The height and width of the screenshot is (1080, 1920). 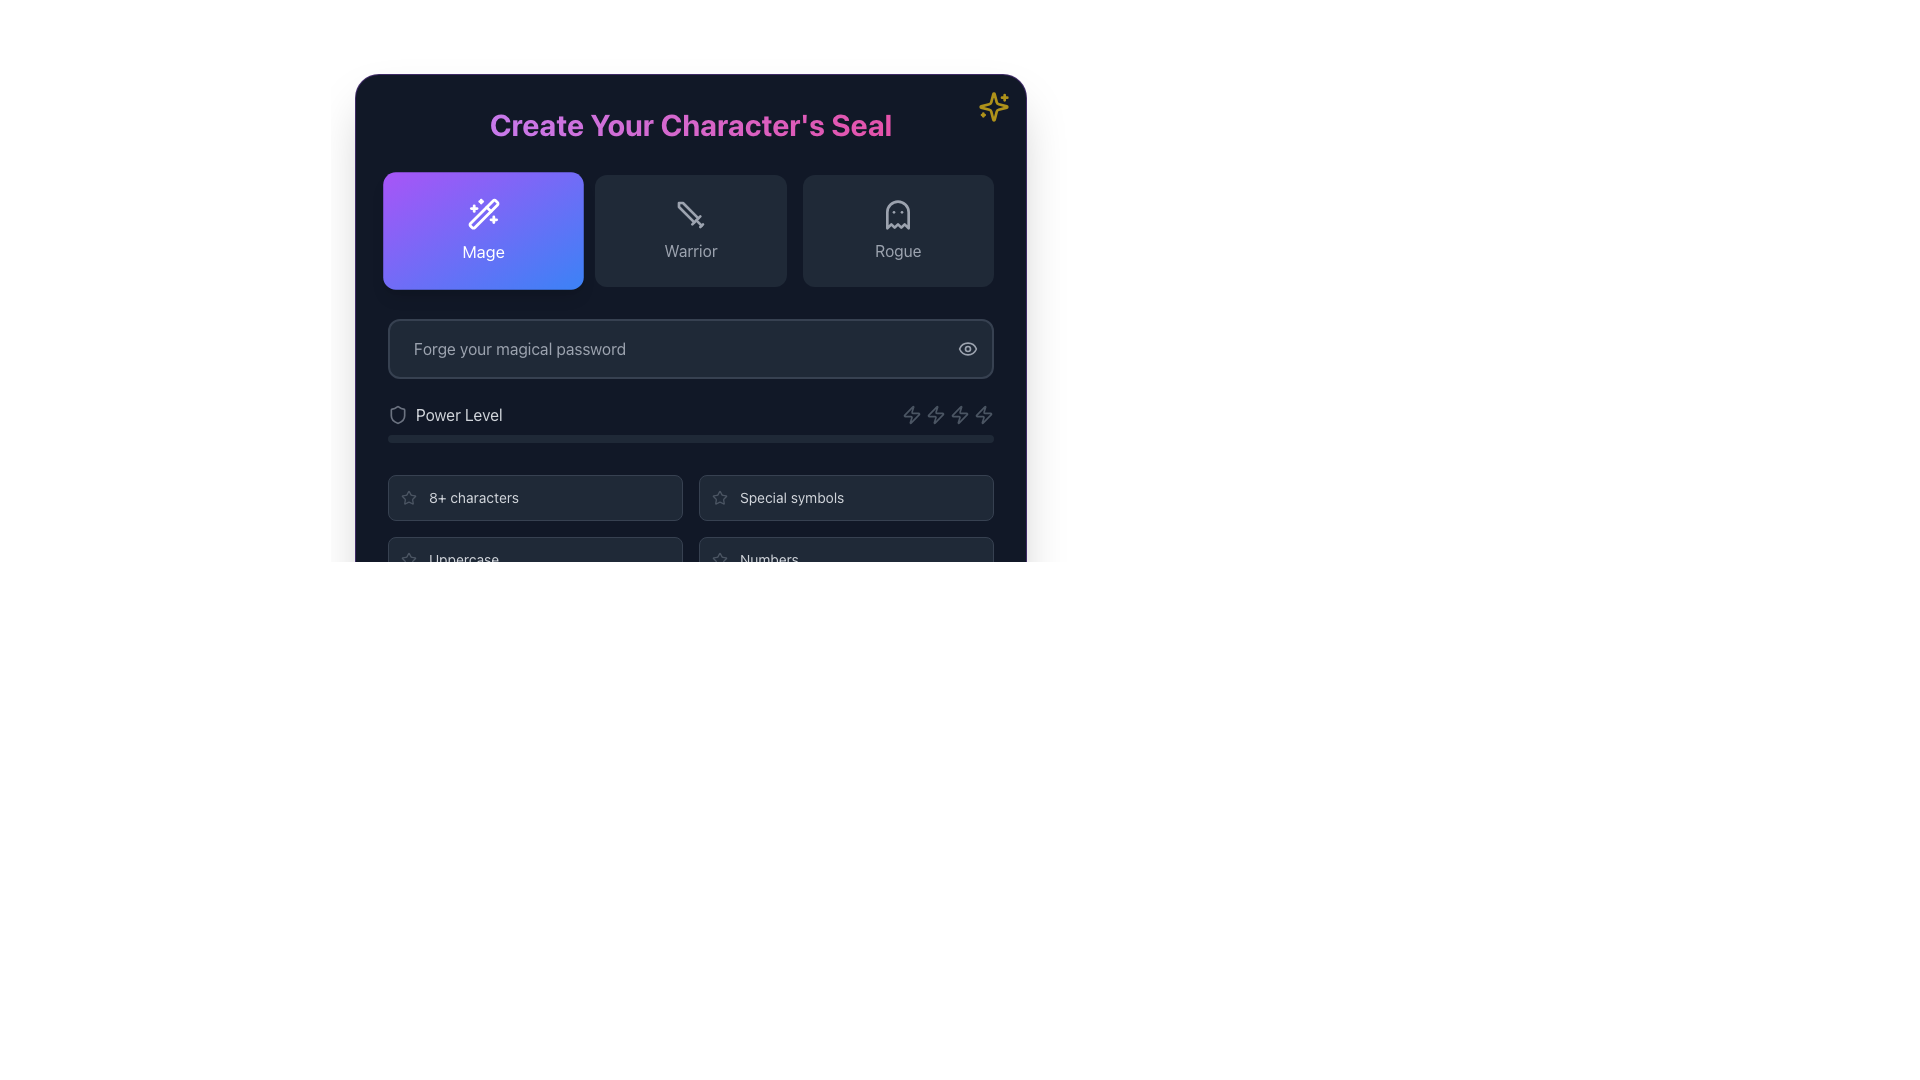 I want to click on the 'Warrior' button, which is a rectangular button with rounded corners, a dark gray background, a sword icon in light gray, and the text 'Warrior' in gray, located in the middle of the three-button row, so click(x=691, y=230).